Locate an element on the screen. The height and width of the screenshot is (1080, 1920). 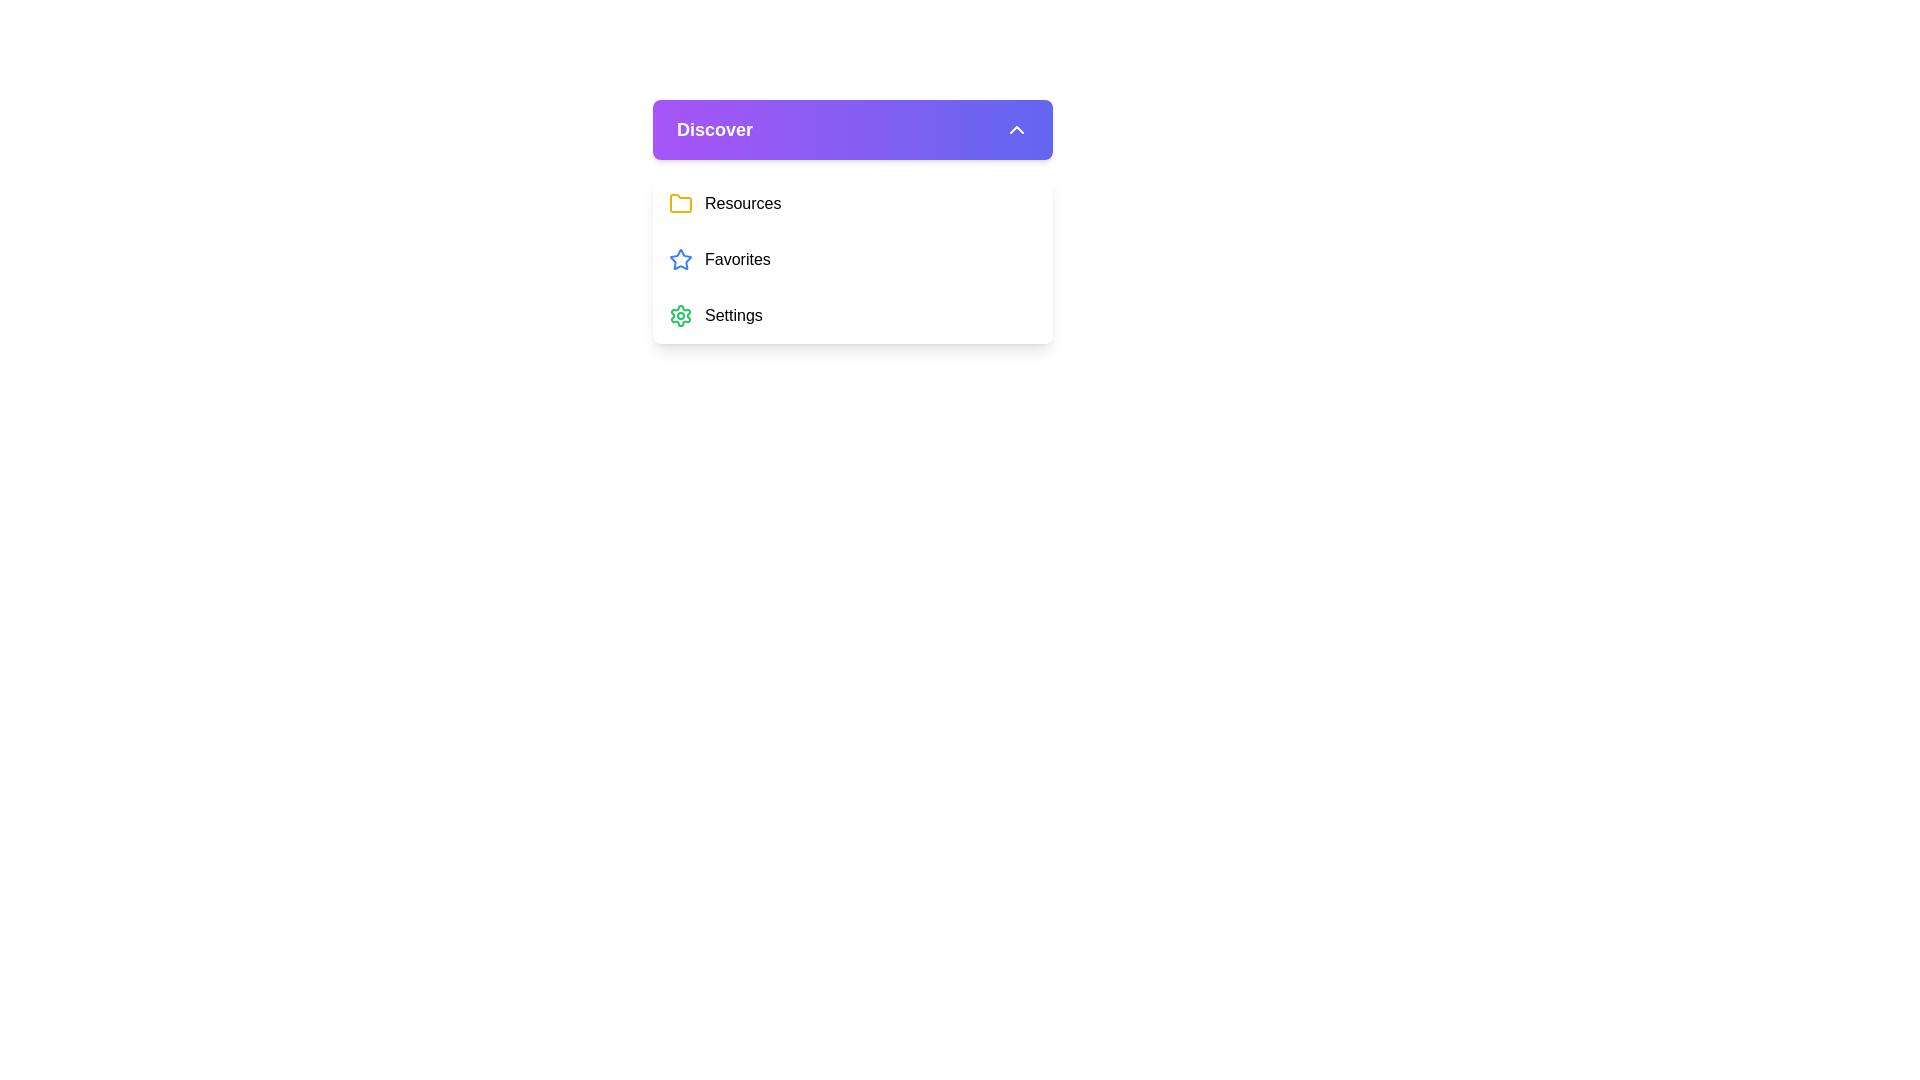
the chevron-shaped upward-pointing arrow located at the far-right side of the header section labeled 'Discover' is located at coordinates (1017, 130).